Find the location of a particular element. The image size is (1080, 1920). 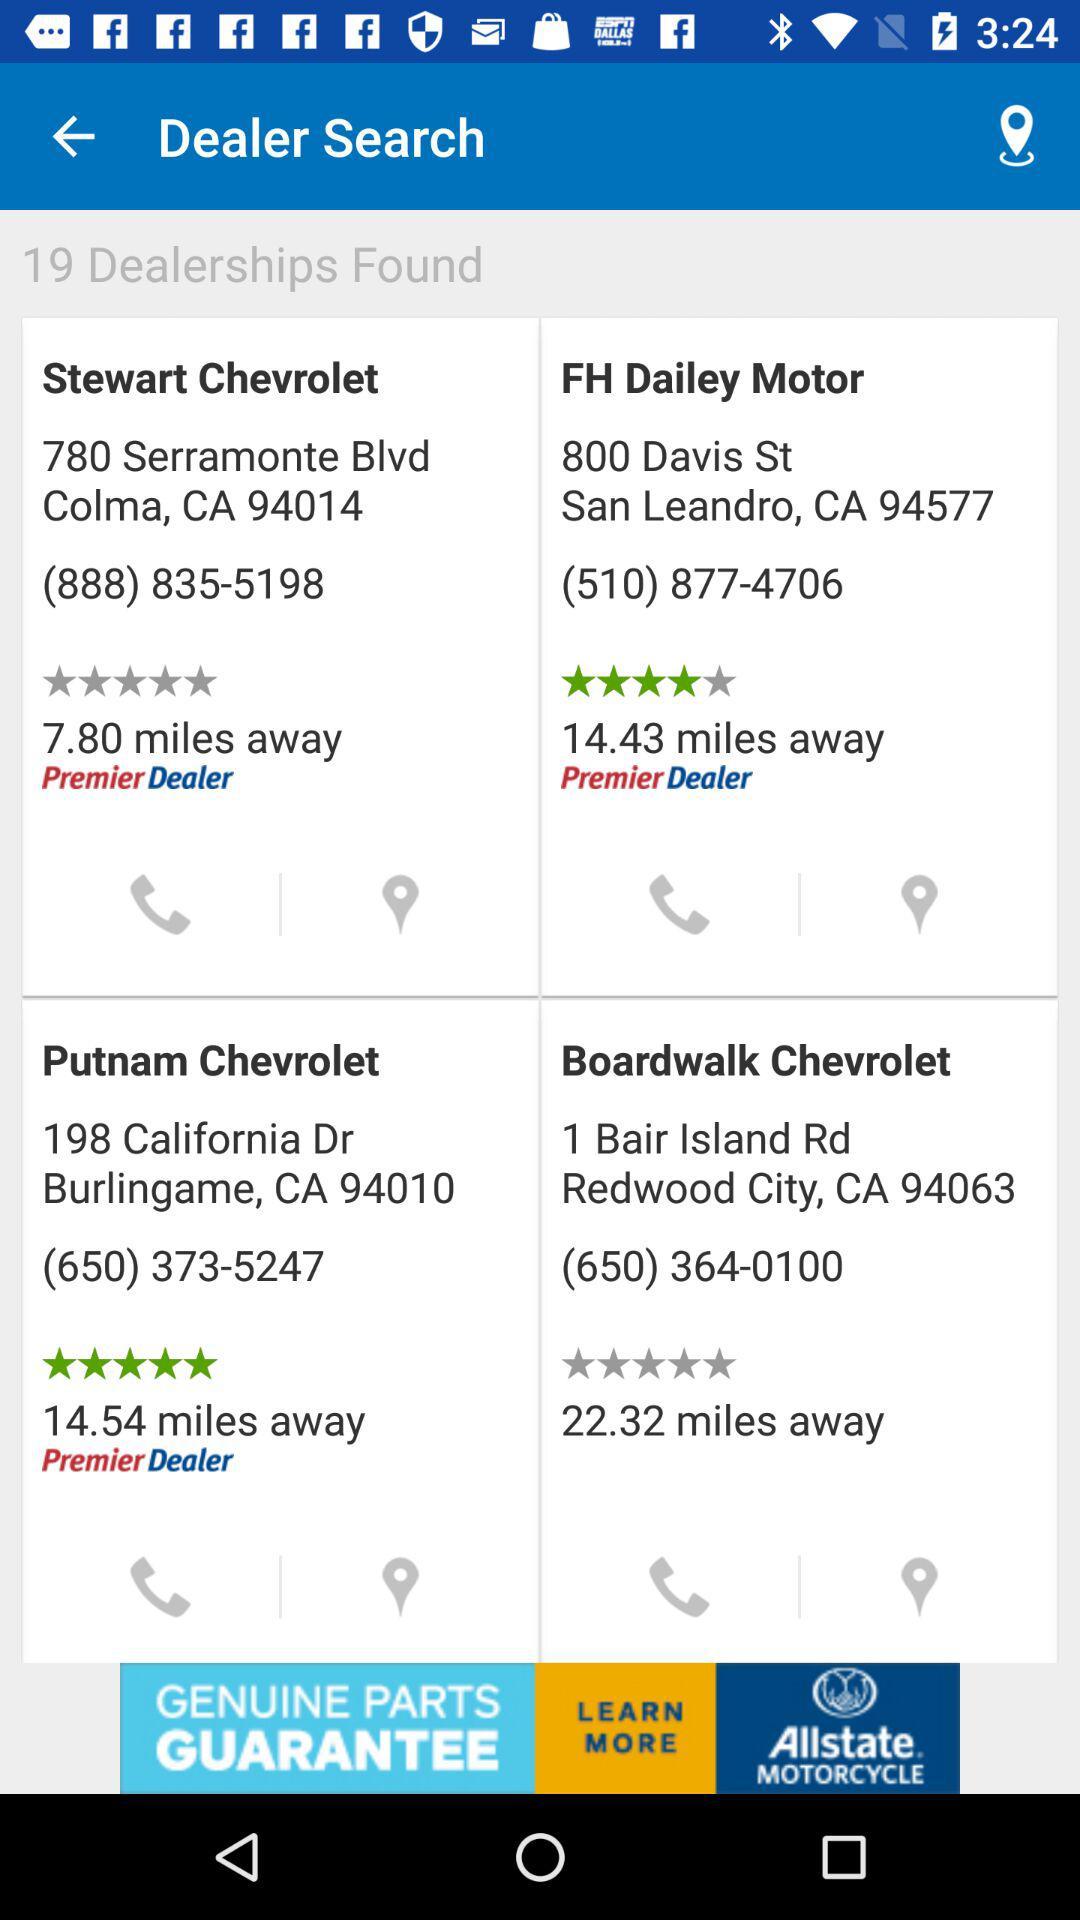

call logo is located at coordinates (678, 1586).